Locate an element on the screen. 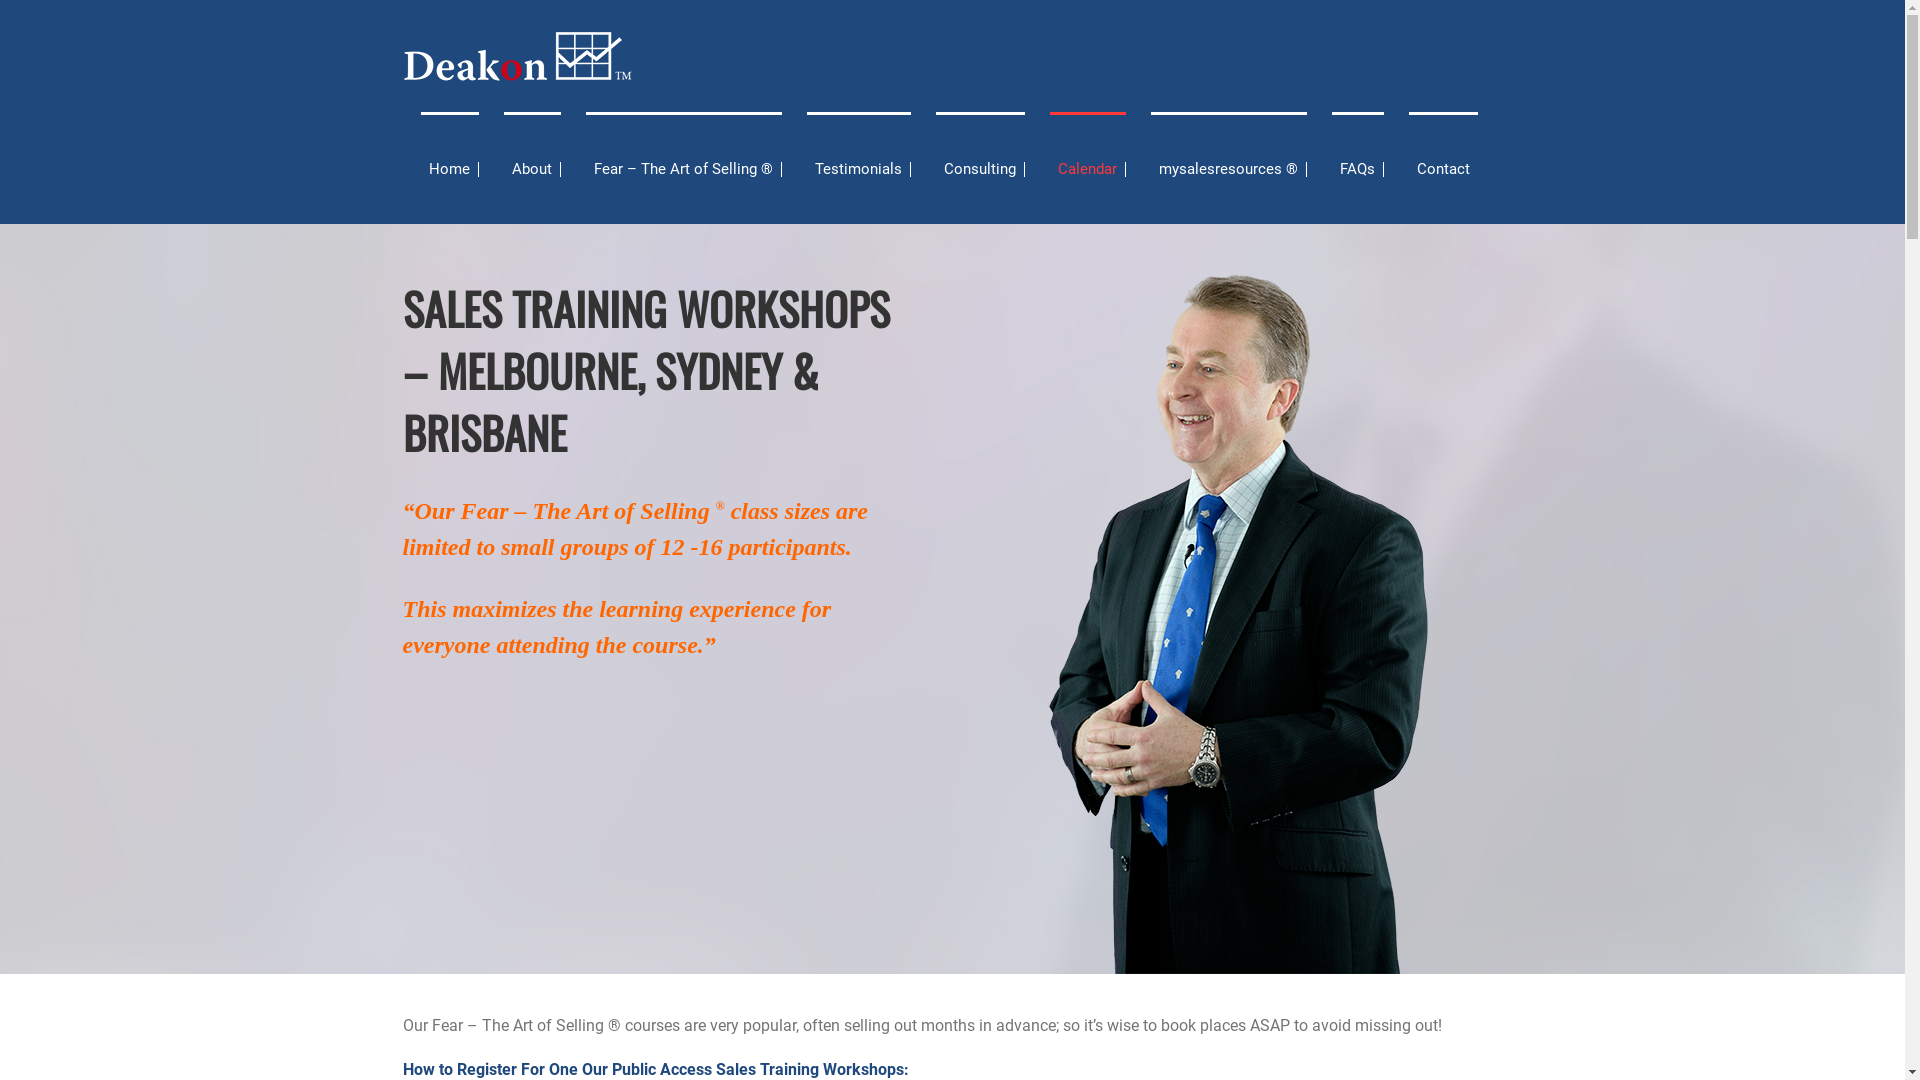 This screenshot has height=1080, width=1920. 'Contact' is located at coordinates (1442, 167).